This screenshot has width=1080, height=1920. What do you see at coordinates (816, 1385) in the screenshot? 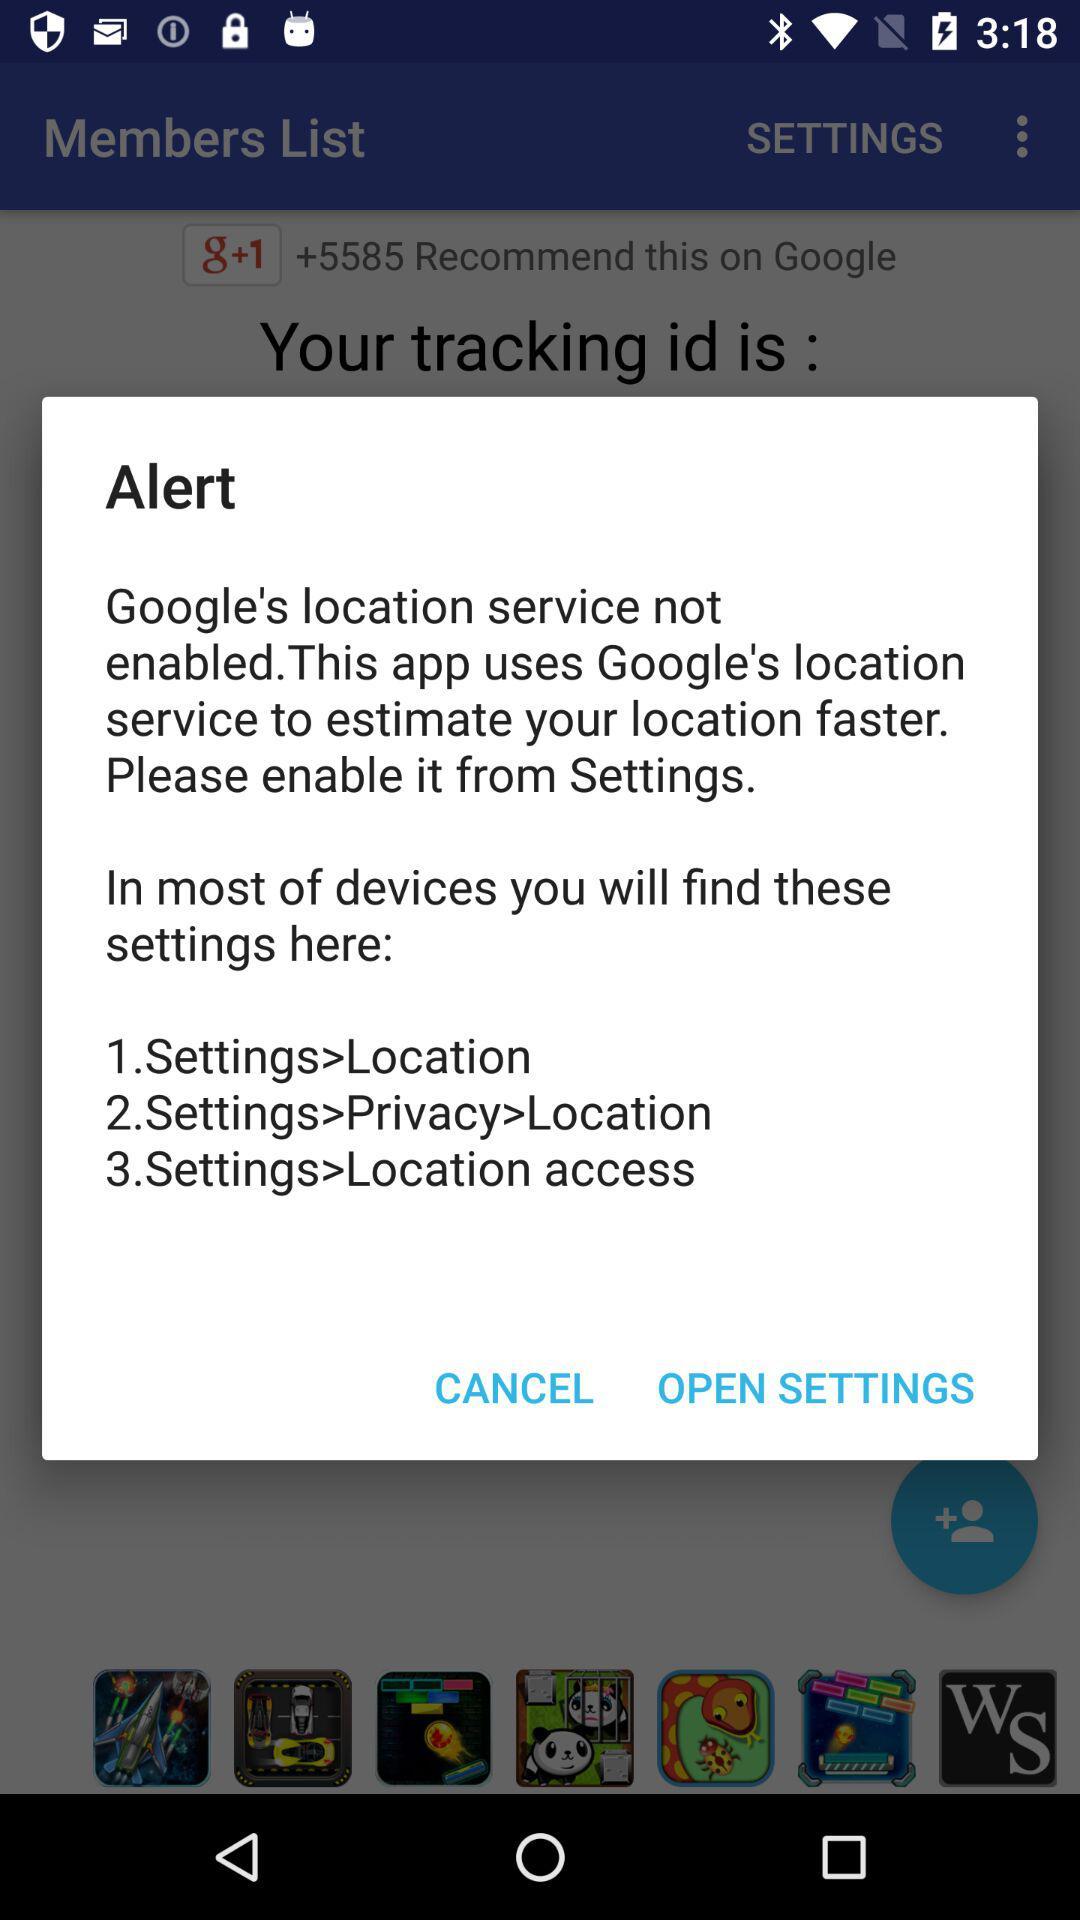
I see `the item at the bottom right corner` at bounding box center [816, 1385].